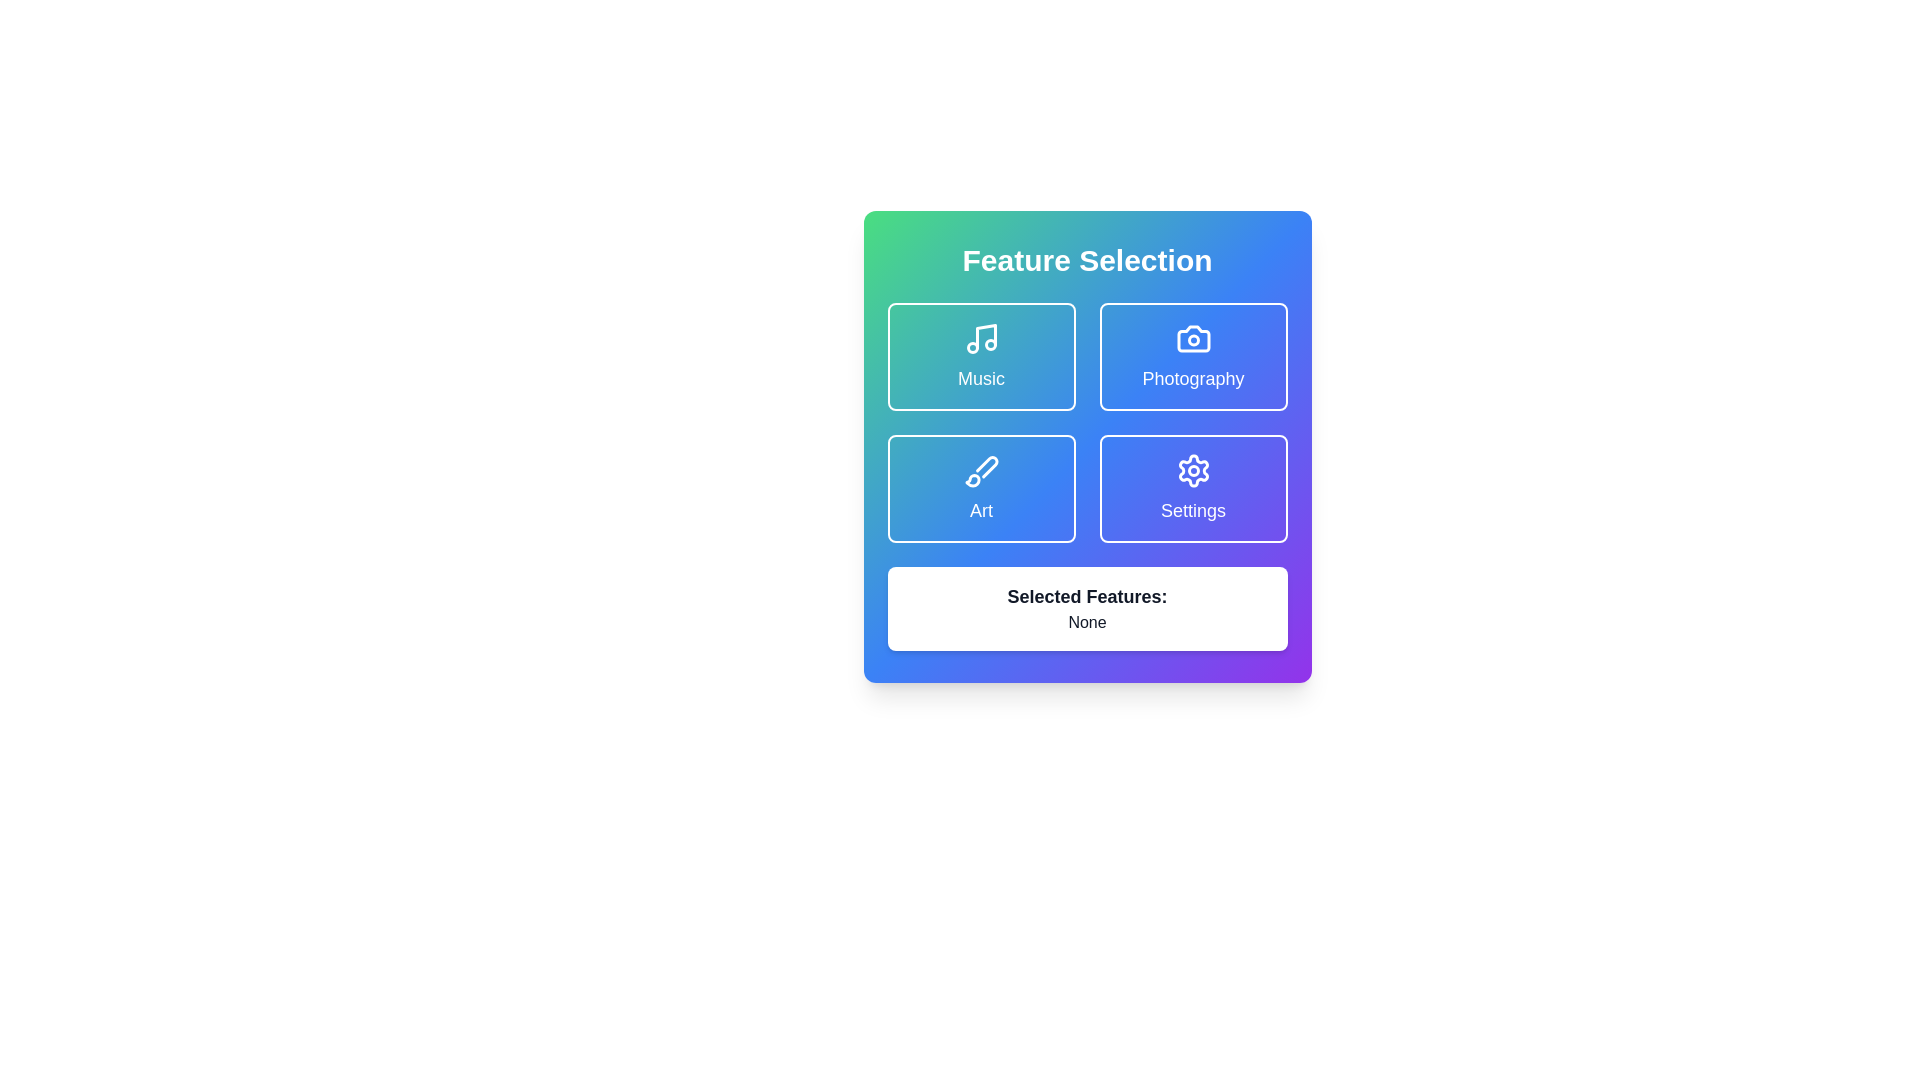  Describe the element at coordinates (990, 343) in the screenshot. I see `the second filled circle element in the 'Music' icon SVG representation located at the top-left corner of the feature selection interface` at that location.